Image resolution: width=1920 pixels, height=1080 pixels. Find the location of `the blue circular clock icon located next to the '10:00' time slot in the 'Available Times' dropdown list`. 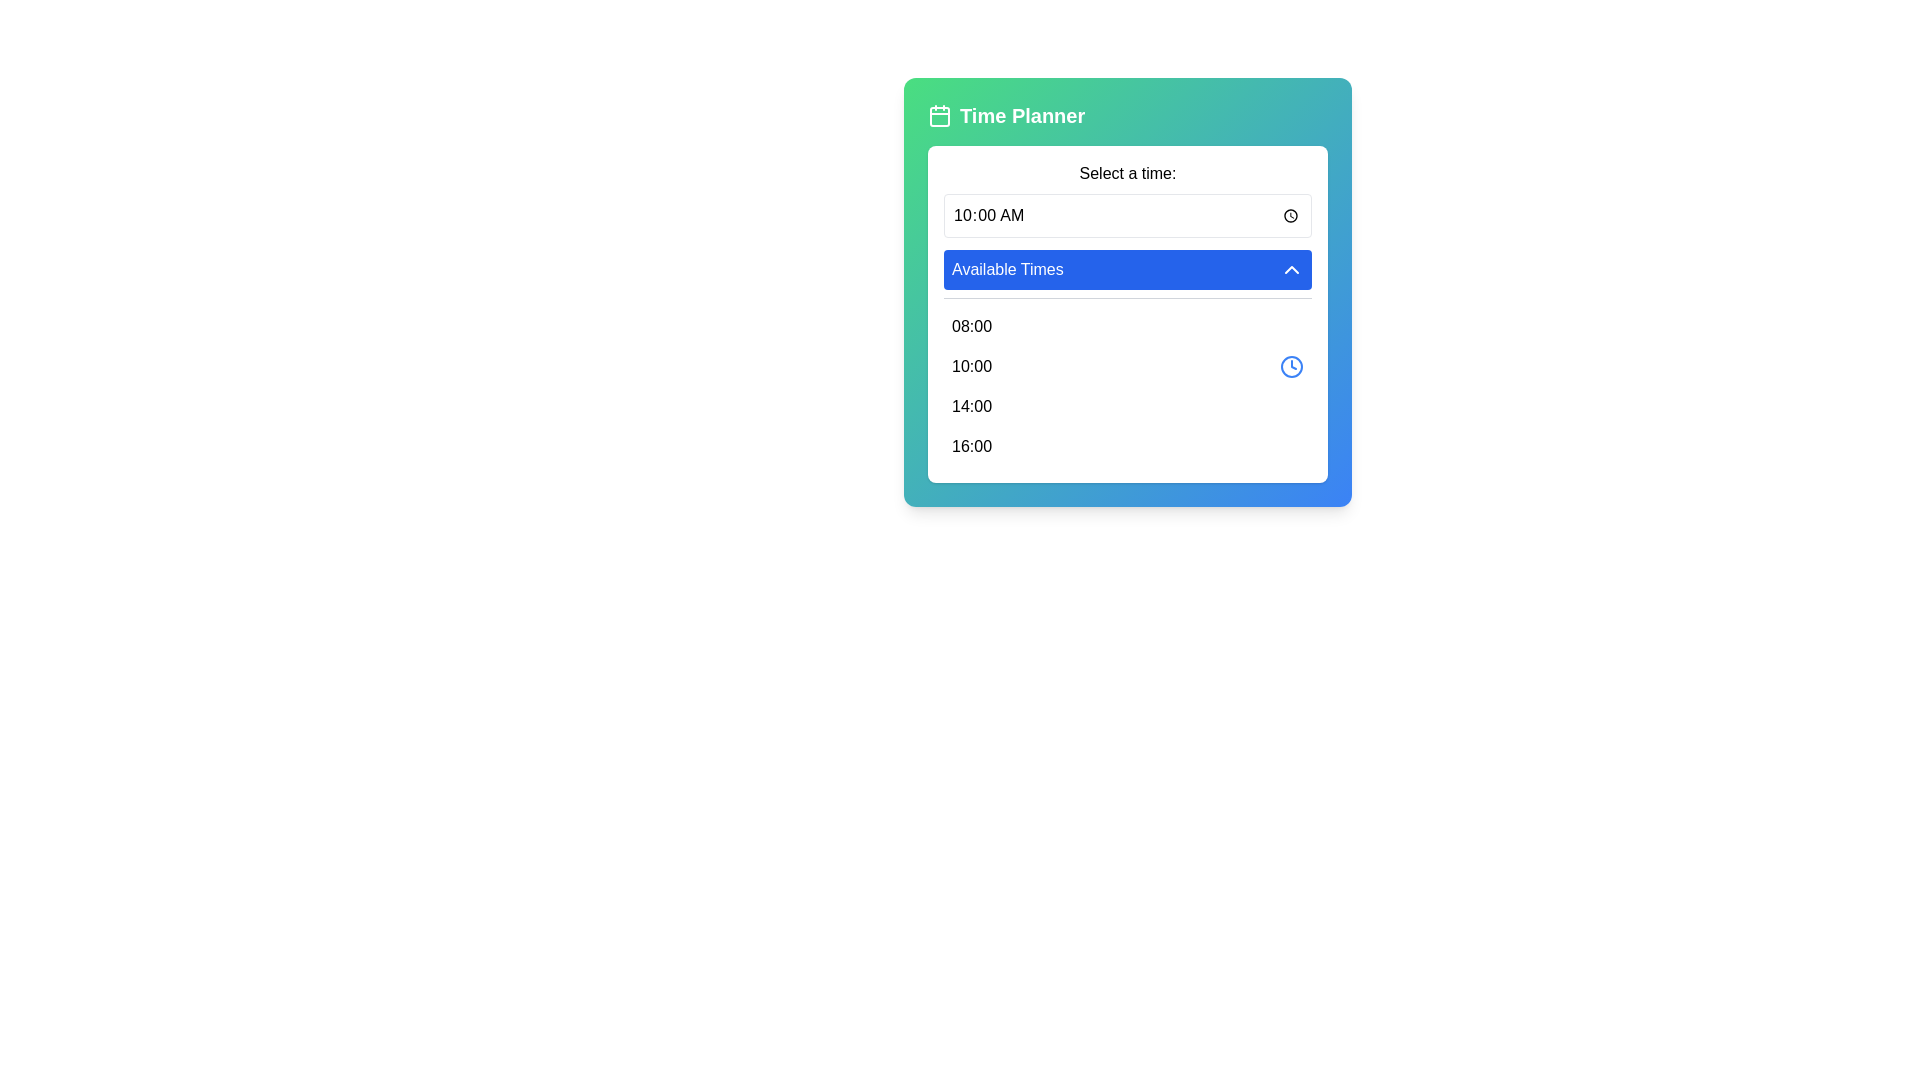

the blue circular clock icon located next to the '10:00' time slot in the 'Available Times' dropdown list is located at coordinates (1291, 366).